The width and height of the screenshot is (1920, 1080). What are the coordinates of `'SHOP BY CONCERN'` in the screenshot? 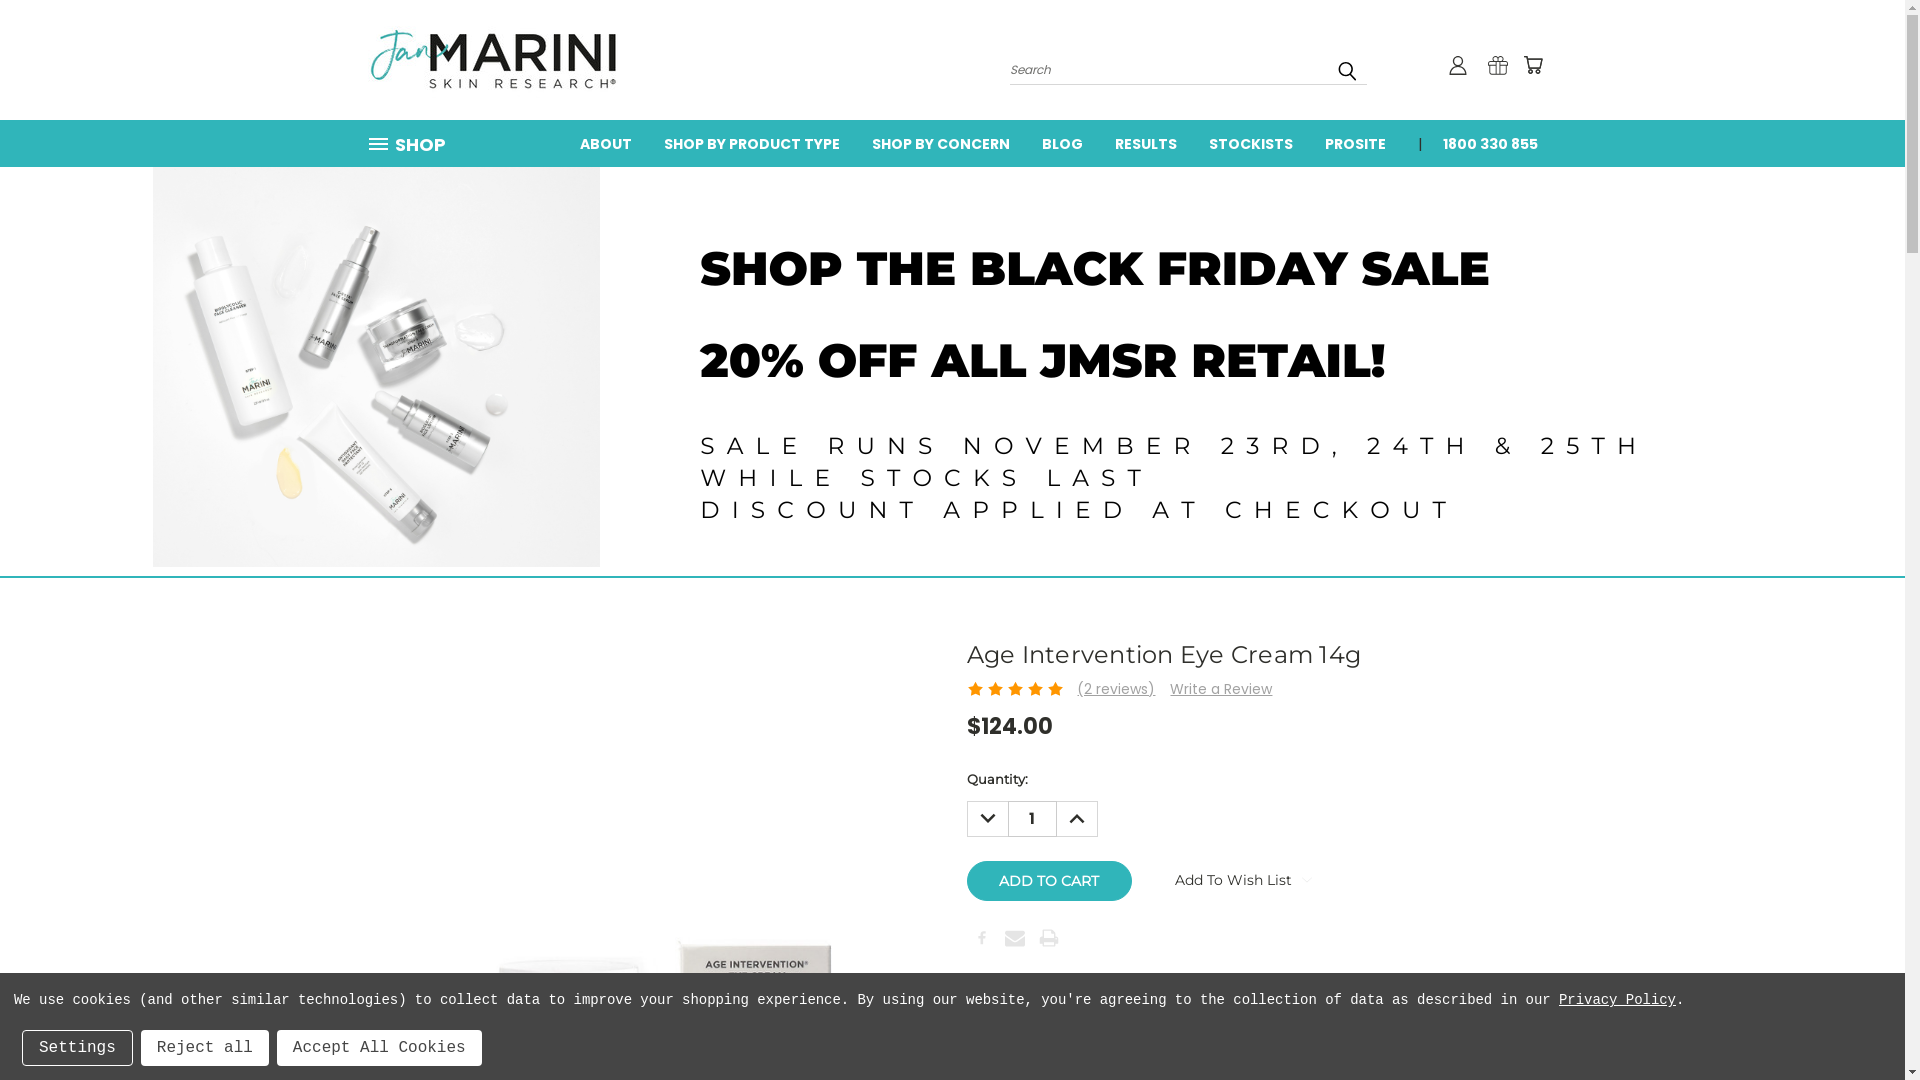 It's located at (939, 141).